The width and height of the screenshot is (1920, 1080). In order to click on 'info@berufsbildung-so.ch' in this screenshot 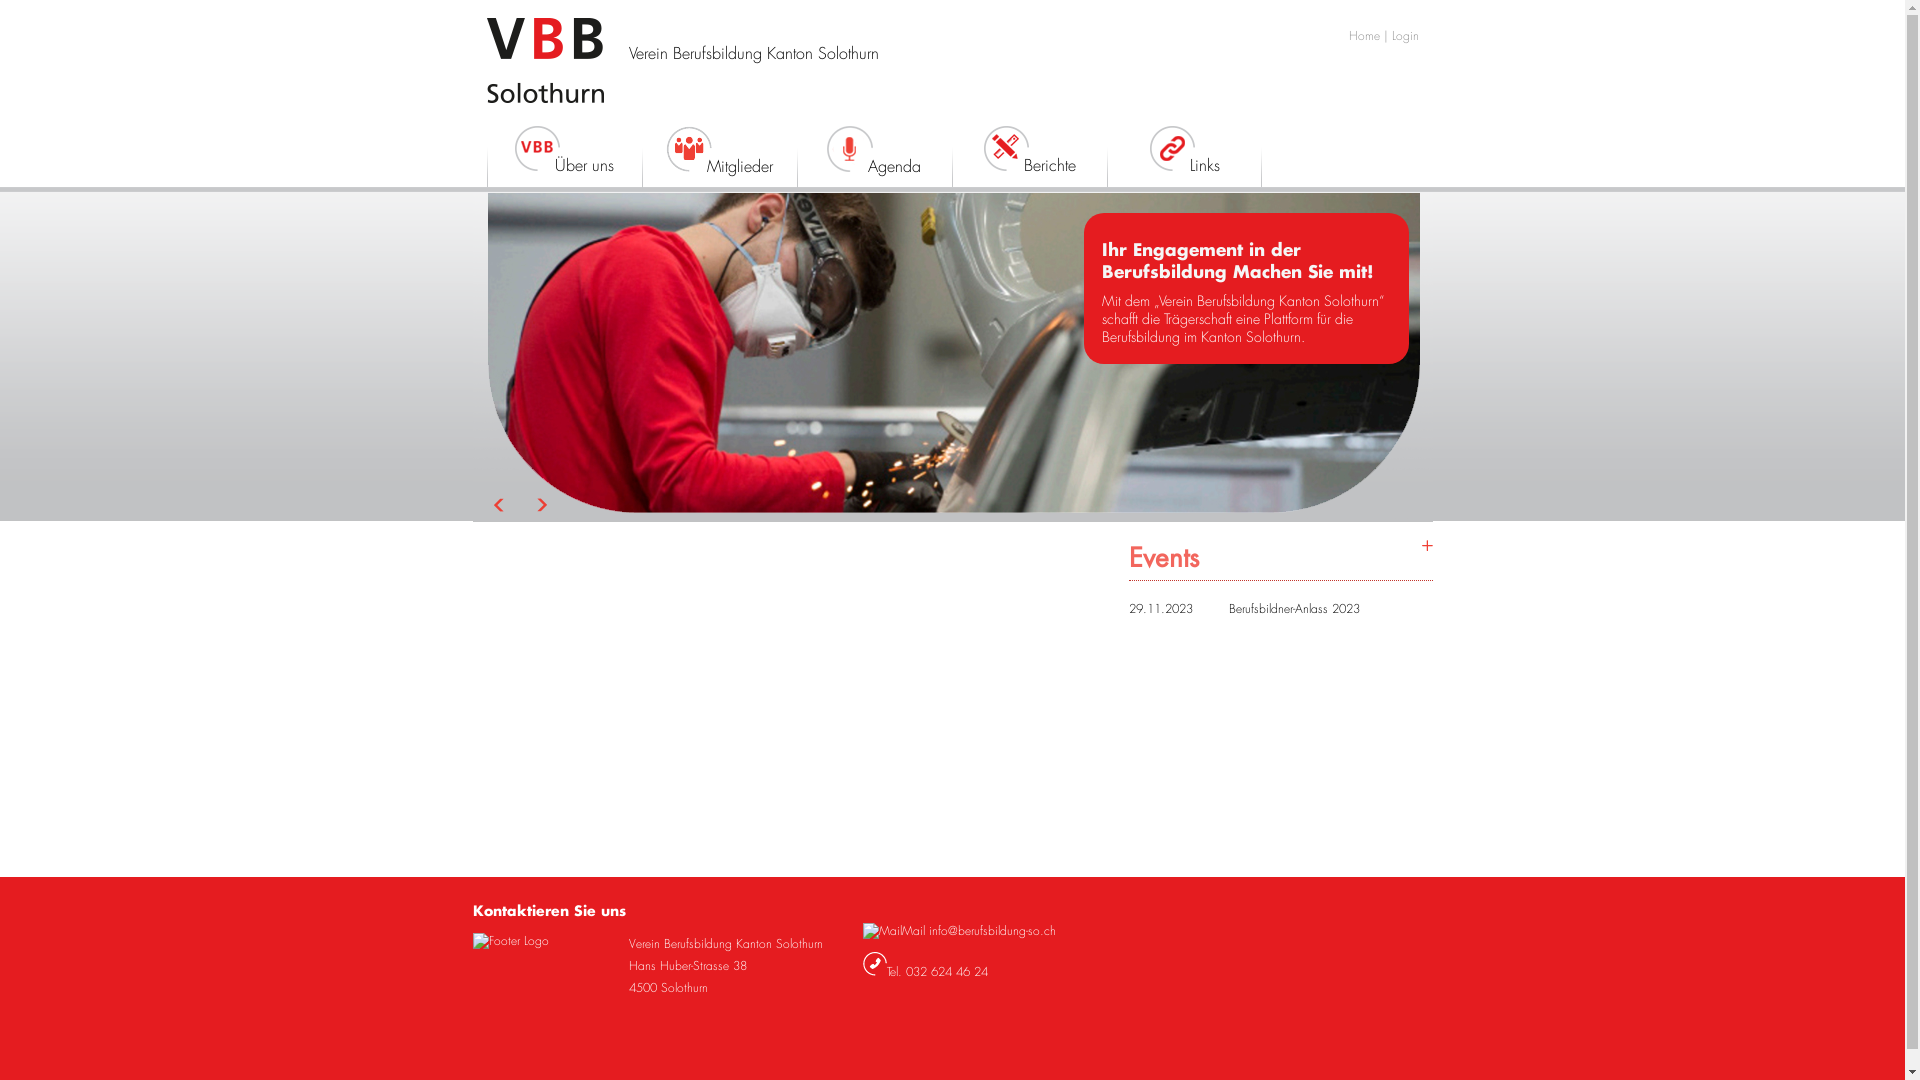, I will do `click(926, 930)`.